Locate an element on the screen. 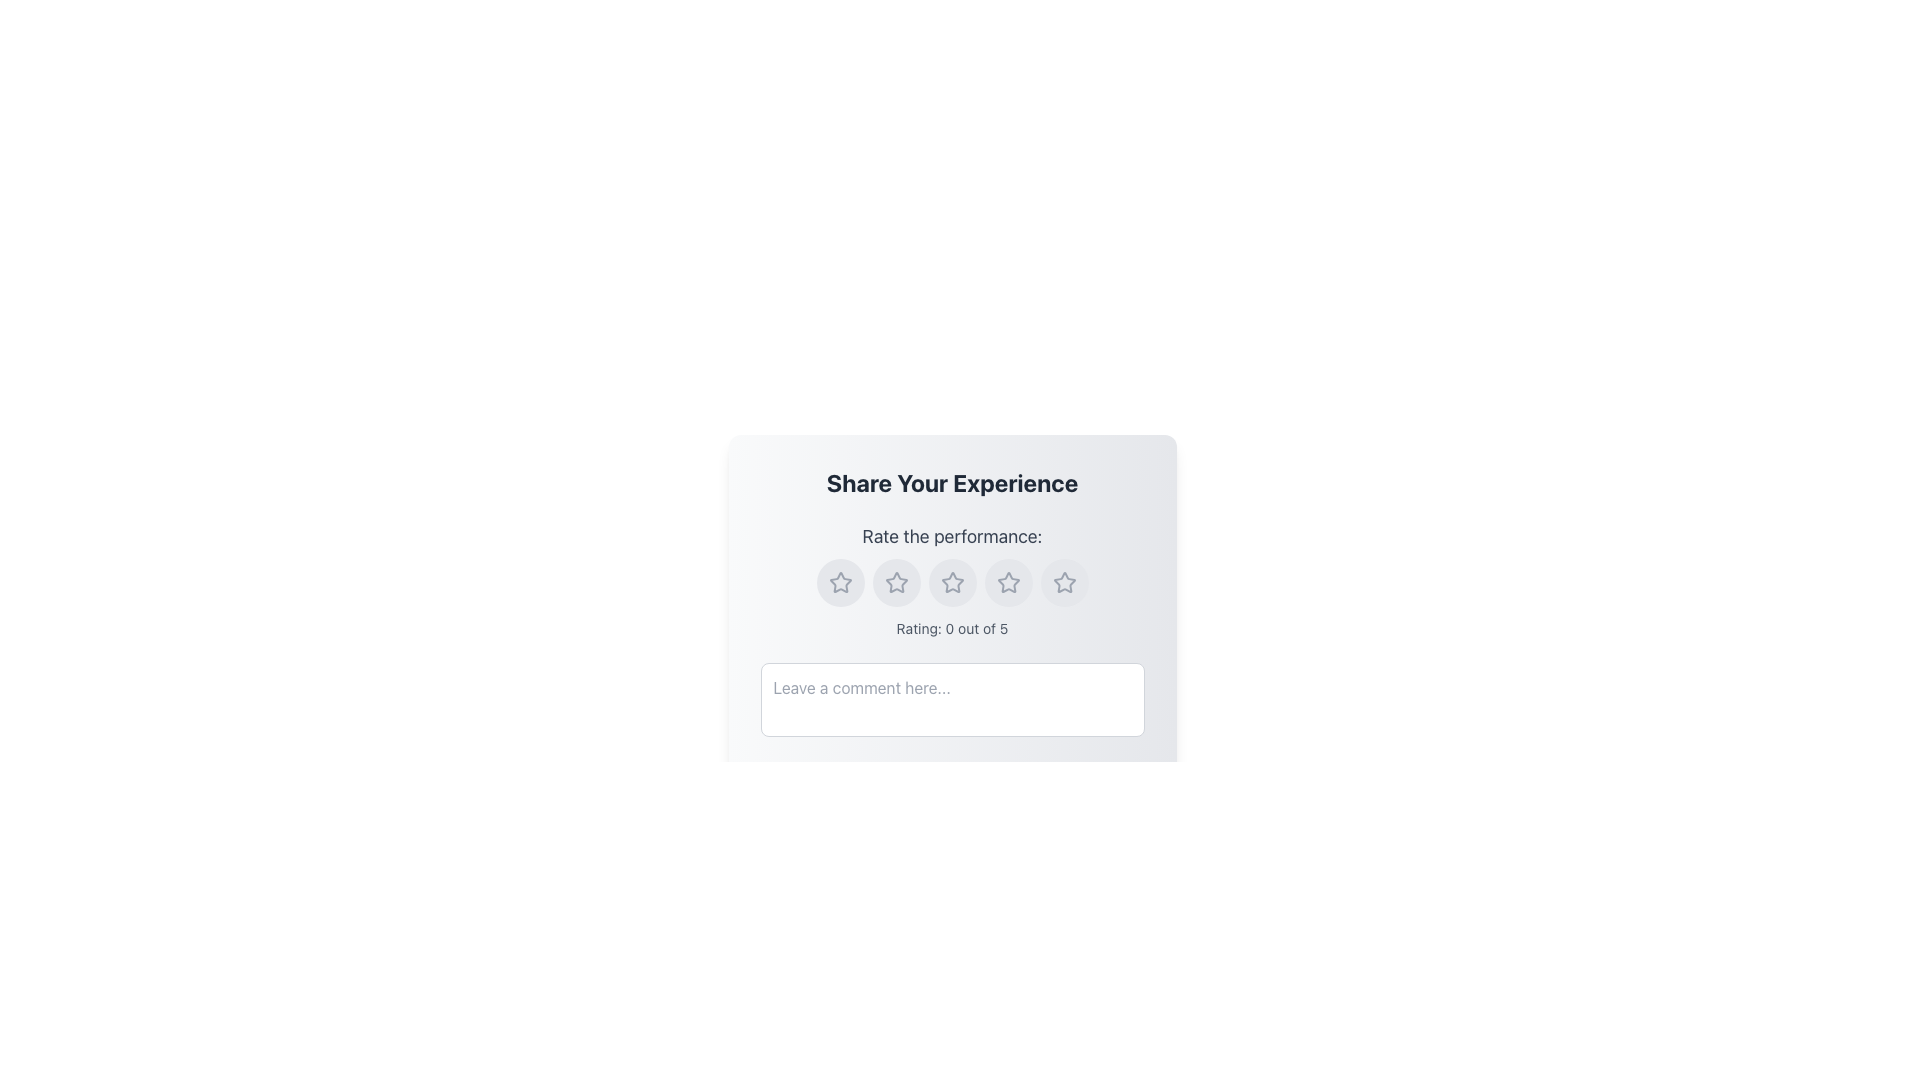  the fifth star rating button located beneath the header 'Share Your Experience' is located at coordinates (1008, 582).